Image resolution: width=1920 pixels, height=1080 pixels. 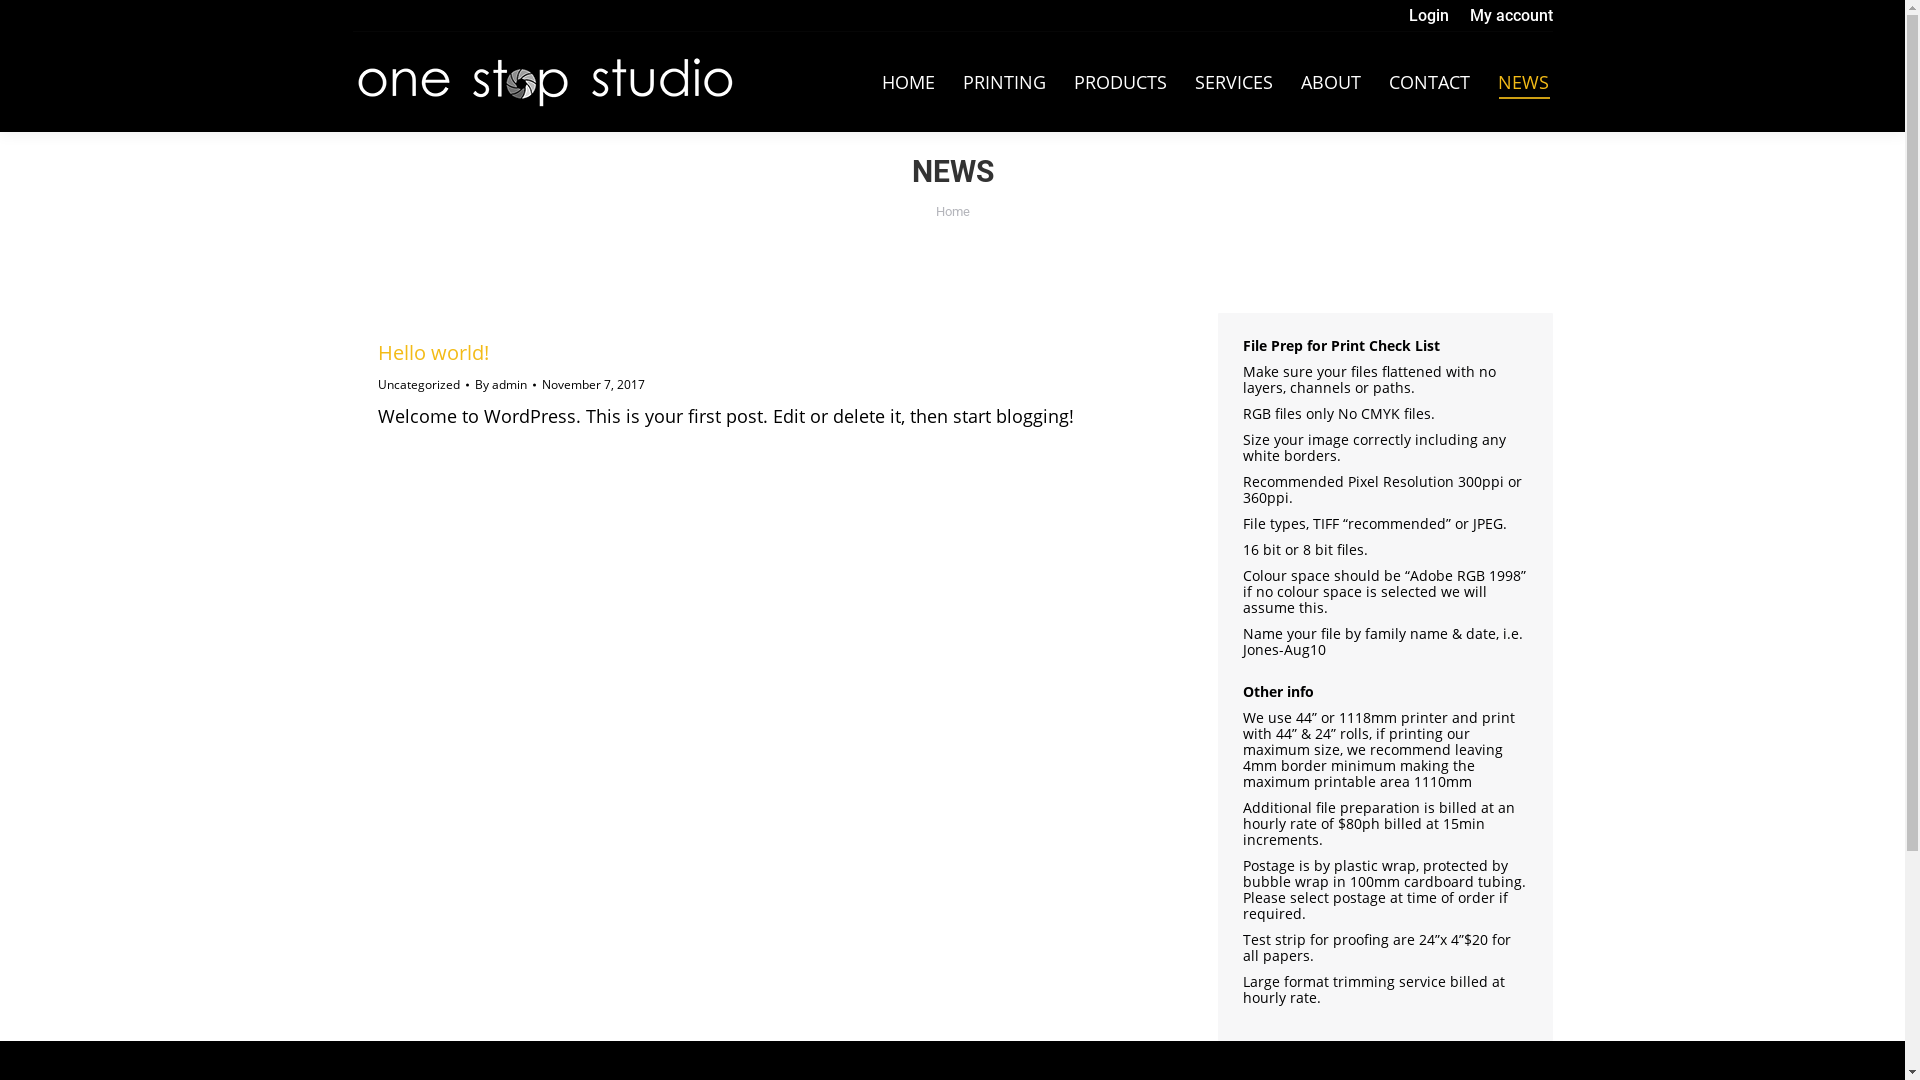 I want to click on 'Uncategorized', so click(x=417, y=384).